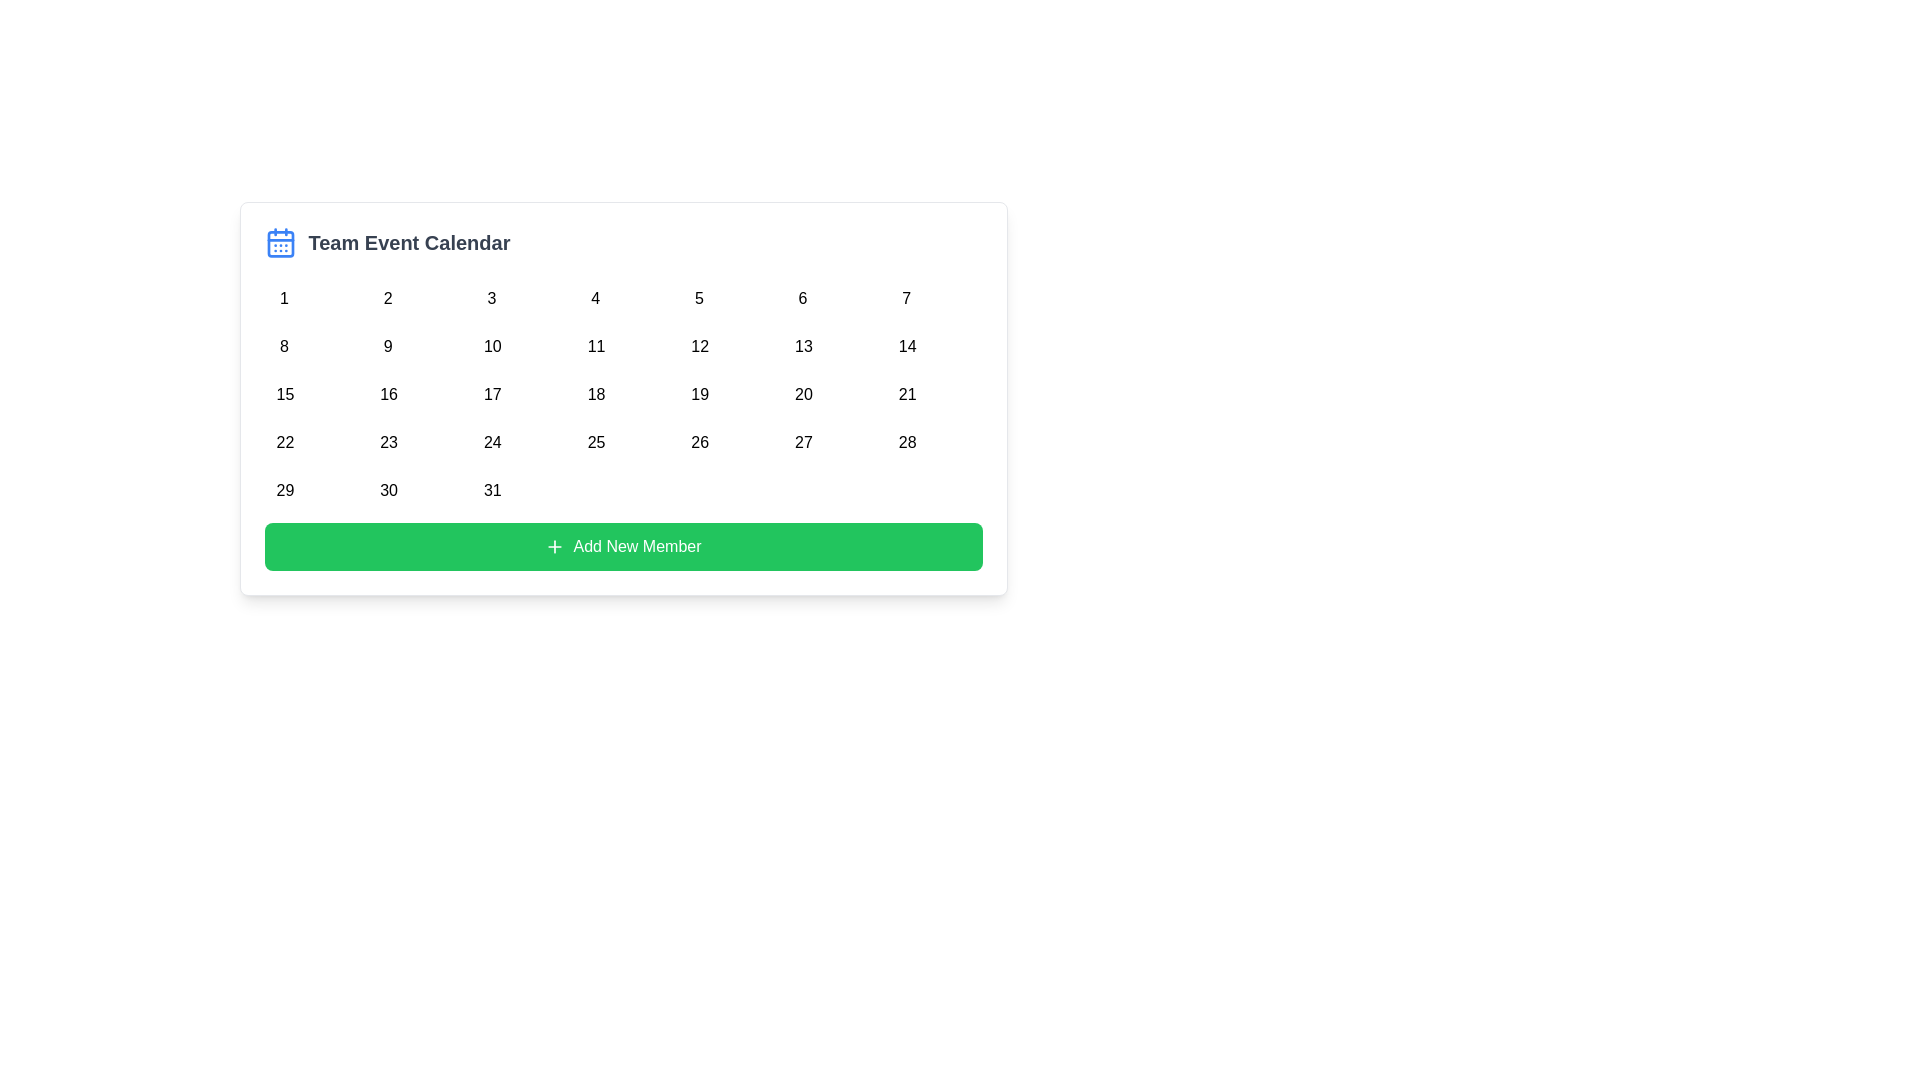 This screenshot has width=1920, height=1080. Describe the element at coordinates (622, 390) in the screenshot. I see `the central date button in the month calendar grid` at that location.